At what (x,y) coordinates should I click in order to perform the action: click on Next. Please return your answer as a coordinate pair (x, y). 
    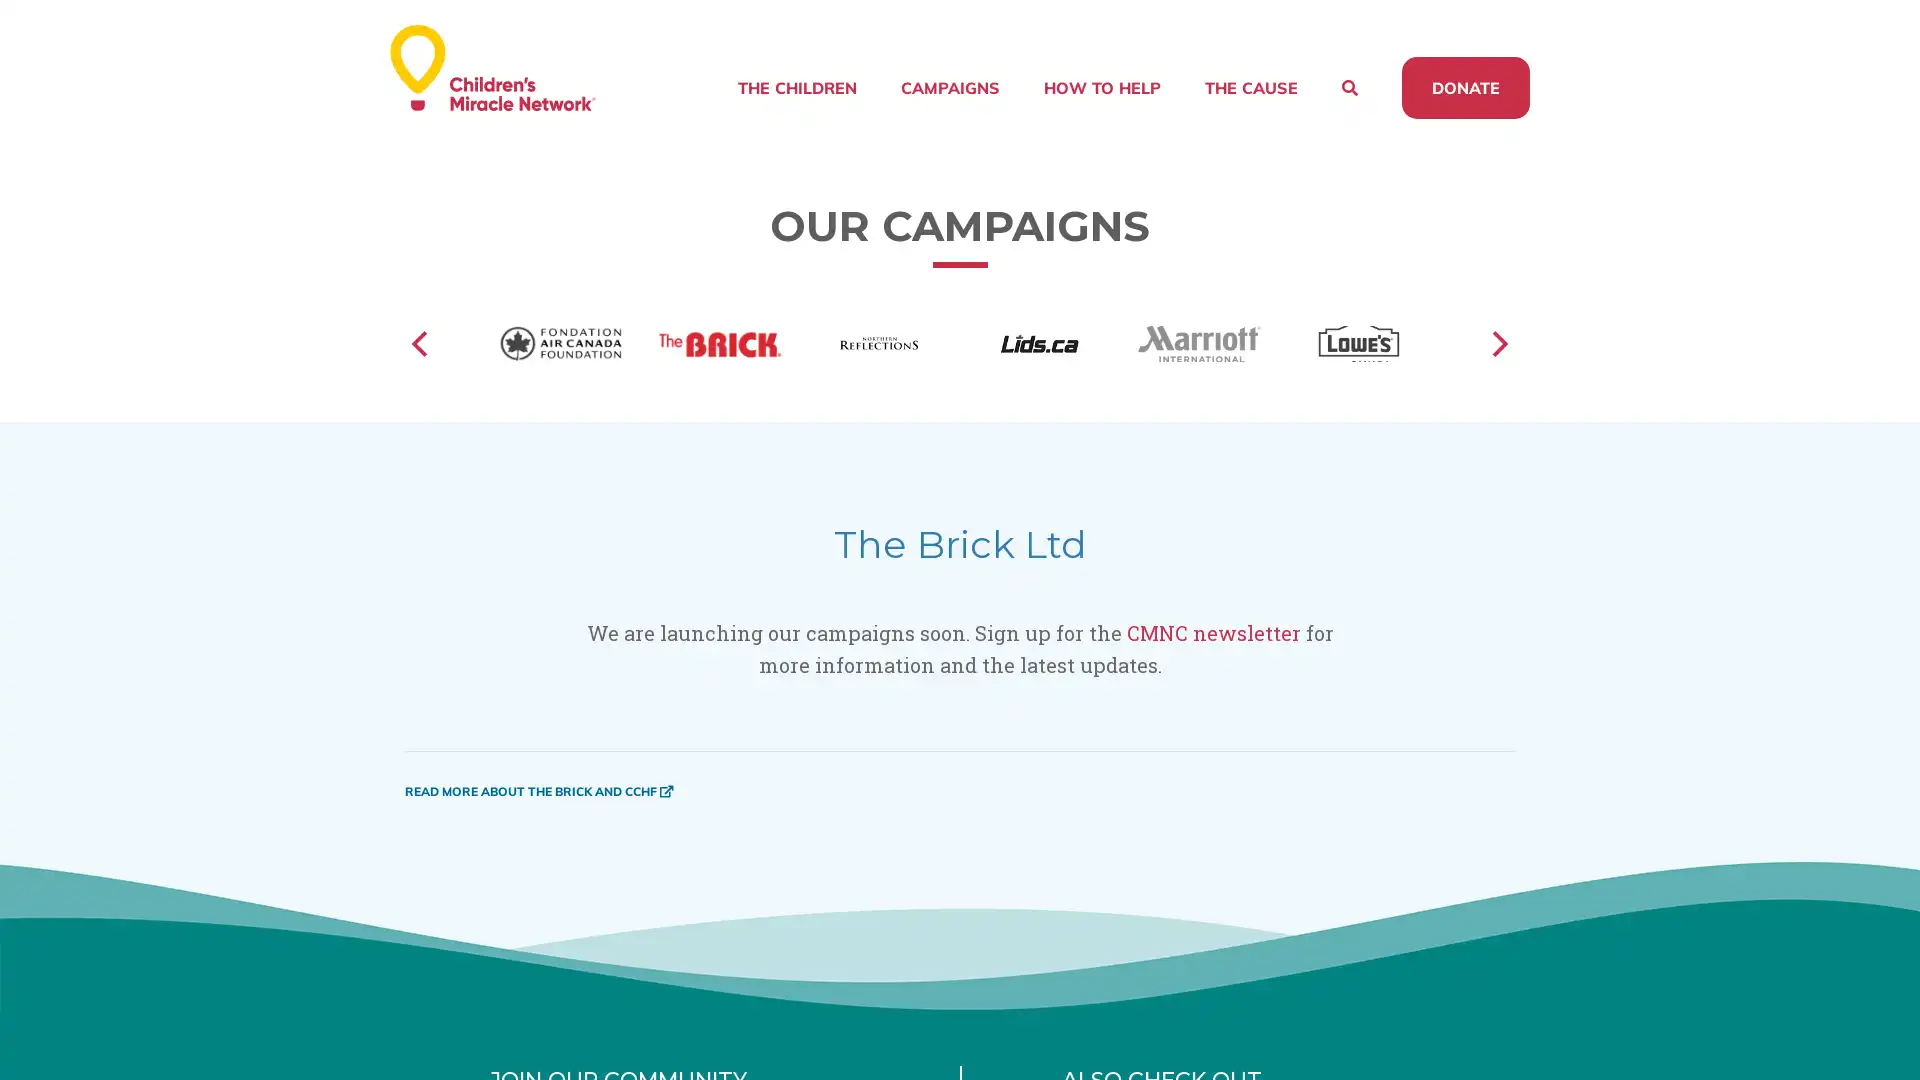
    Looking at the image, I should click on (1497, 369).